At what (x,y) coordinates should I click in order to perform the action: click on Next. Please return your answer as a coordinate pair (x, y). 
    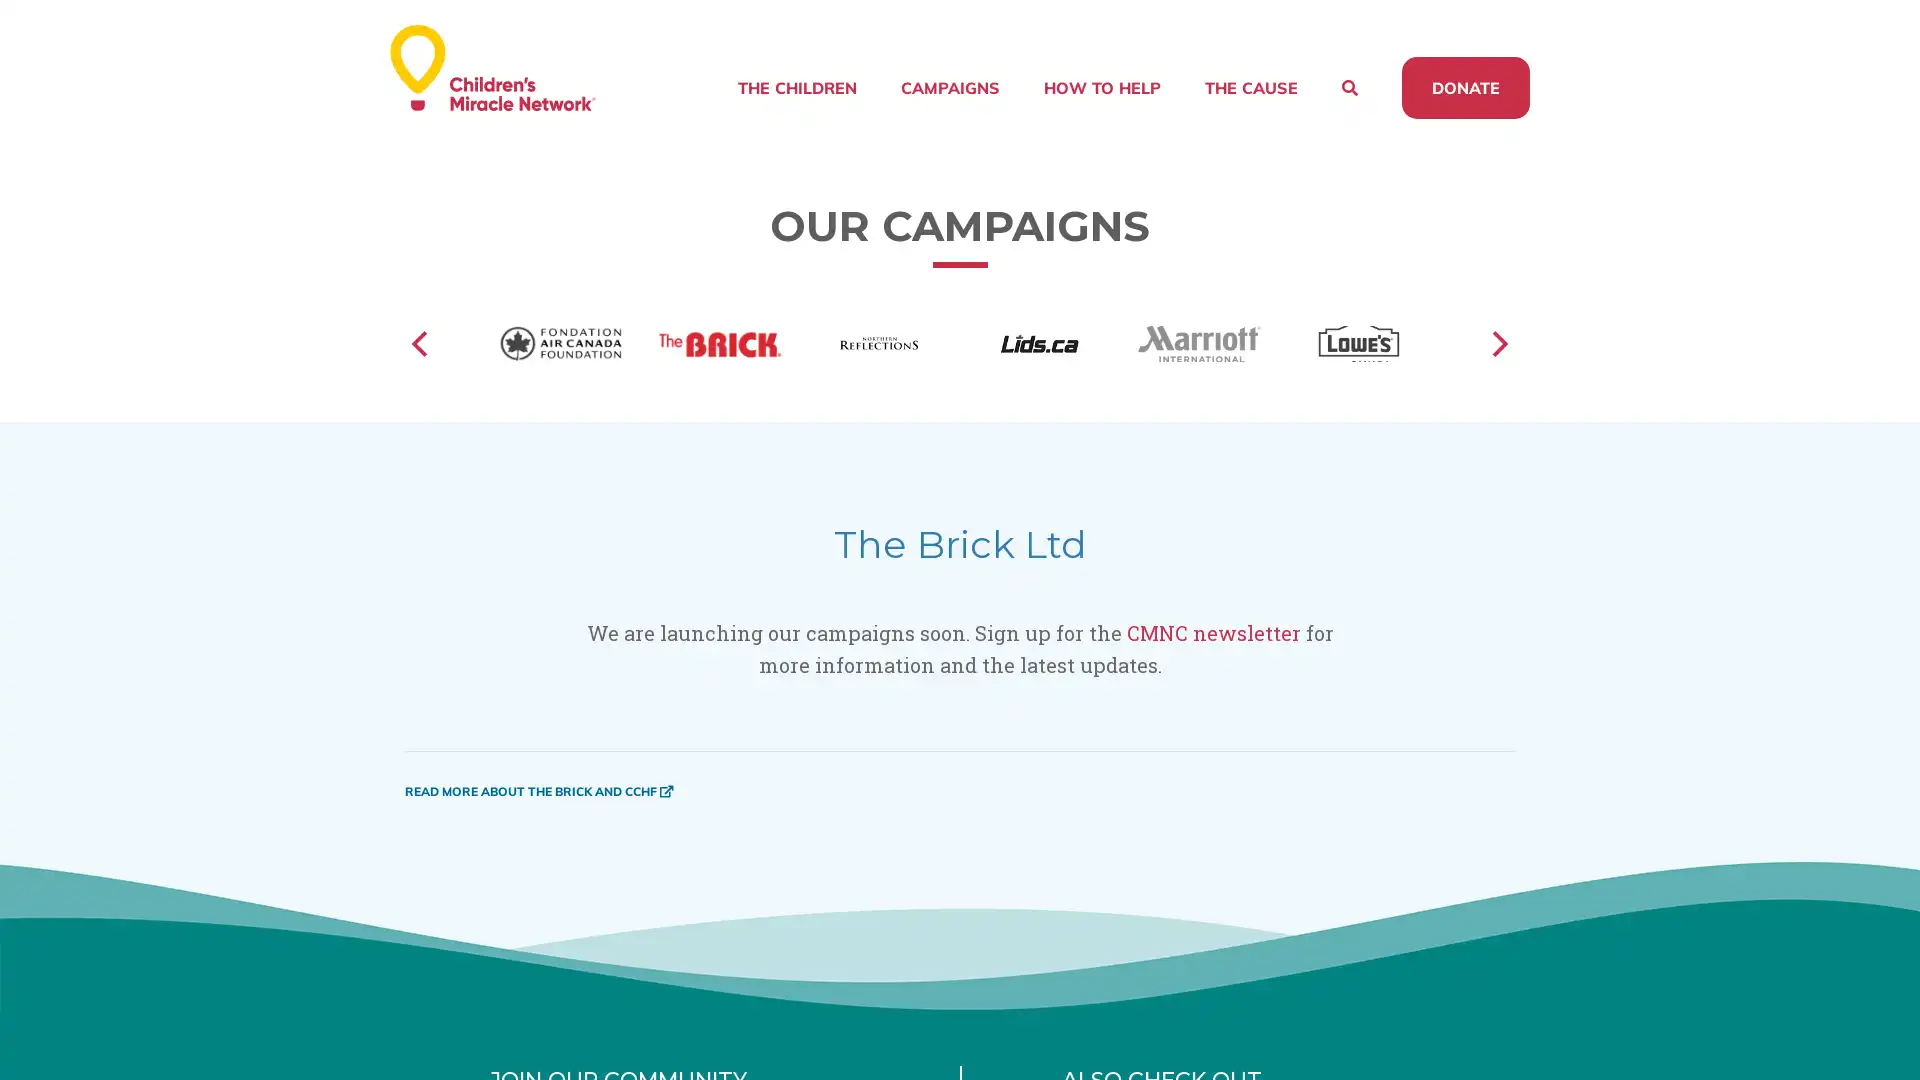
    Looking at the image, I should click on (1497, 369).